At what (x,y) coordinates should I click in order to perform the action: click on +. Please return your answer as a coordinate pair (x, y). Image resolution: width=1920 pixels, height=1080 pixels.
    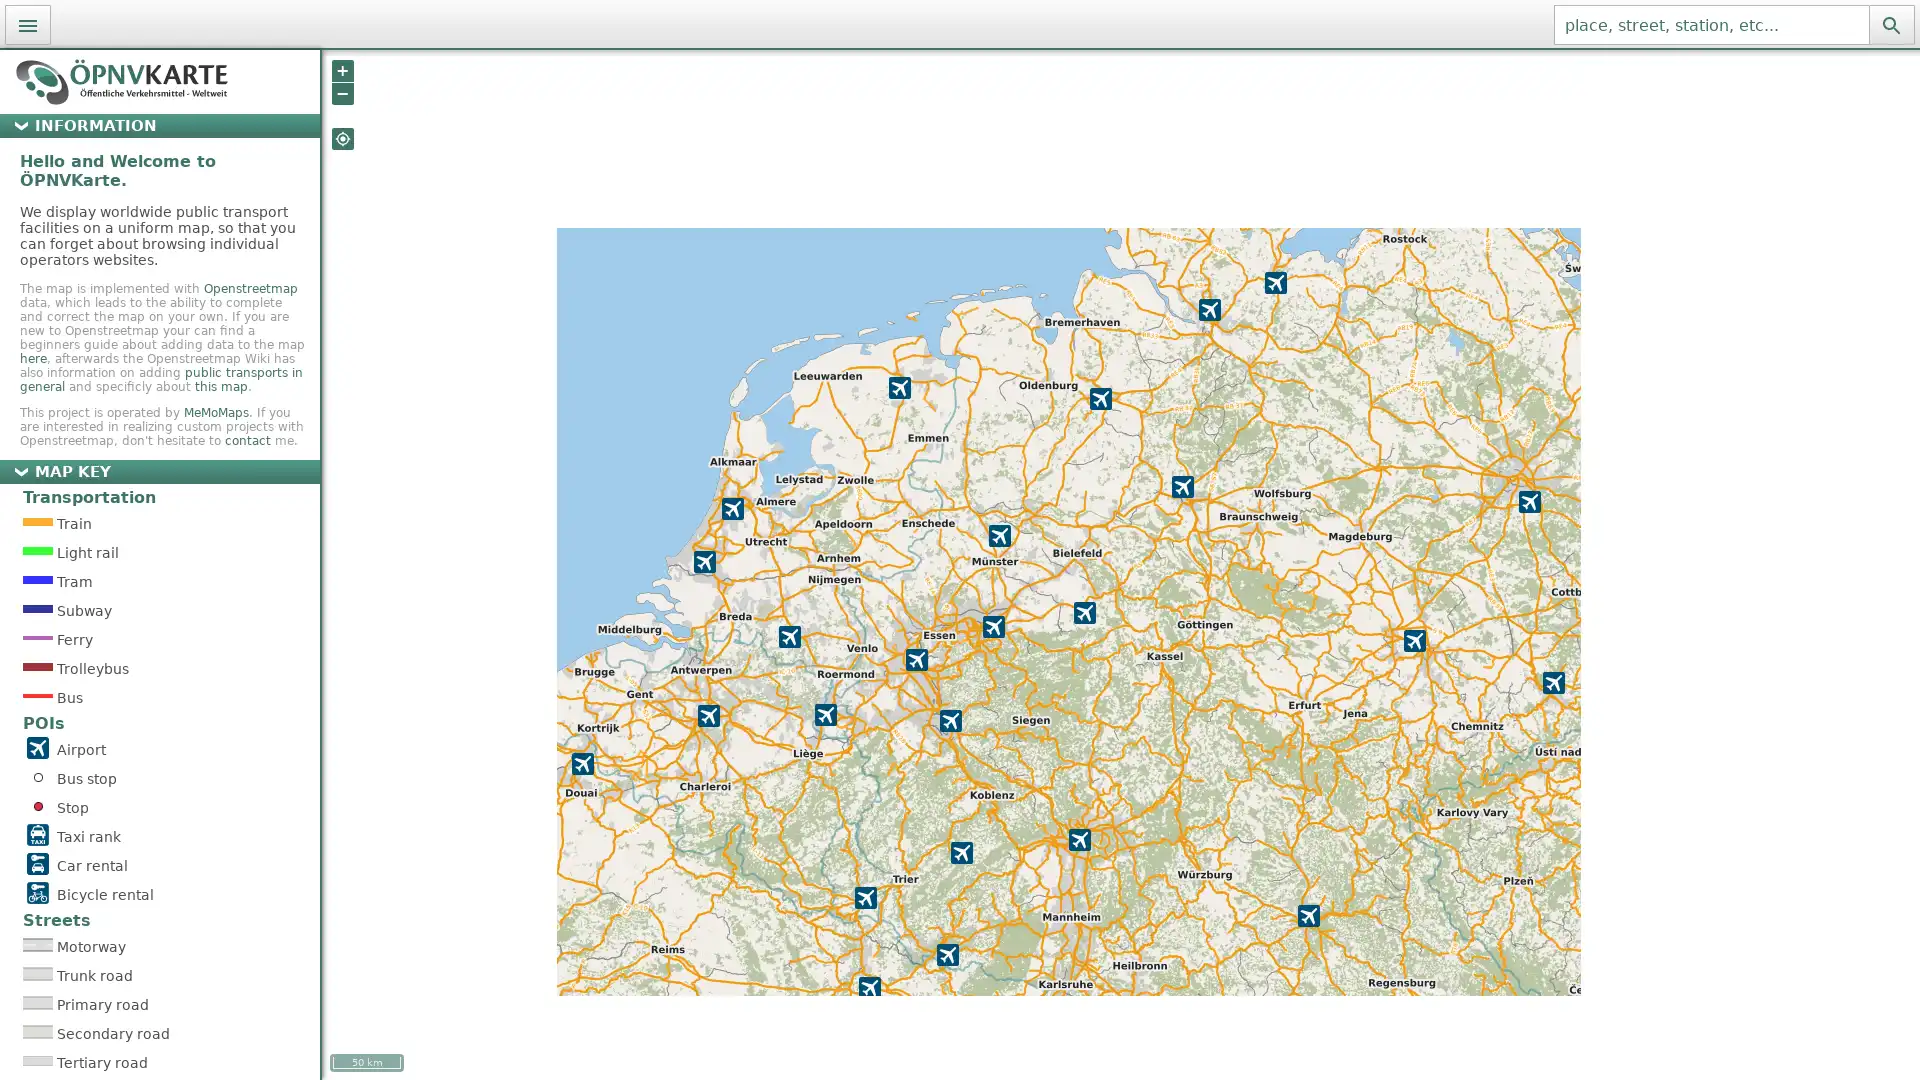
    Looking at the image, I should click on (342, 69).